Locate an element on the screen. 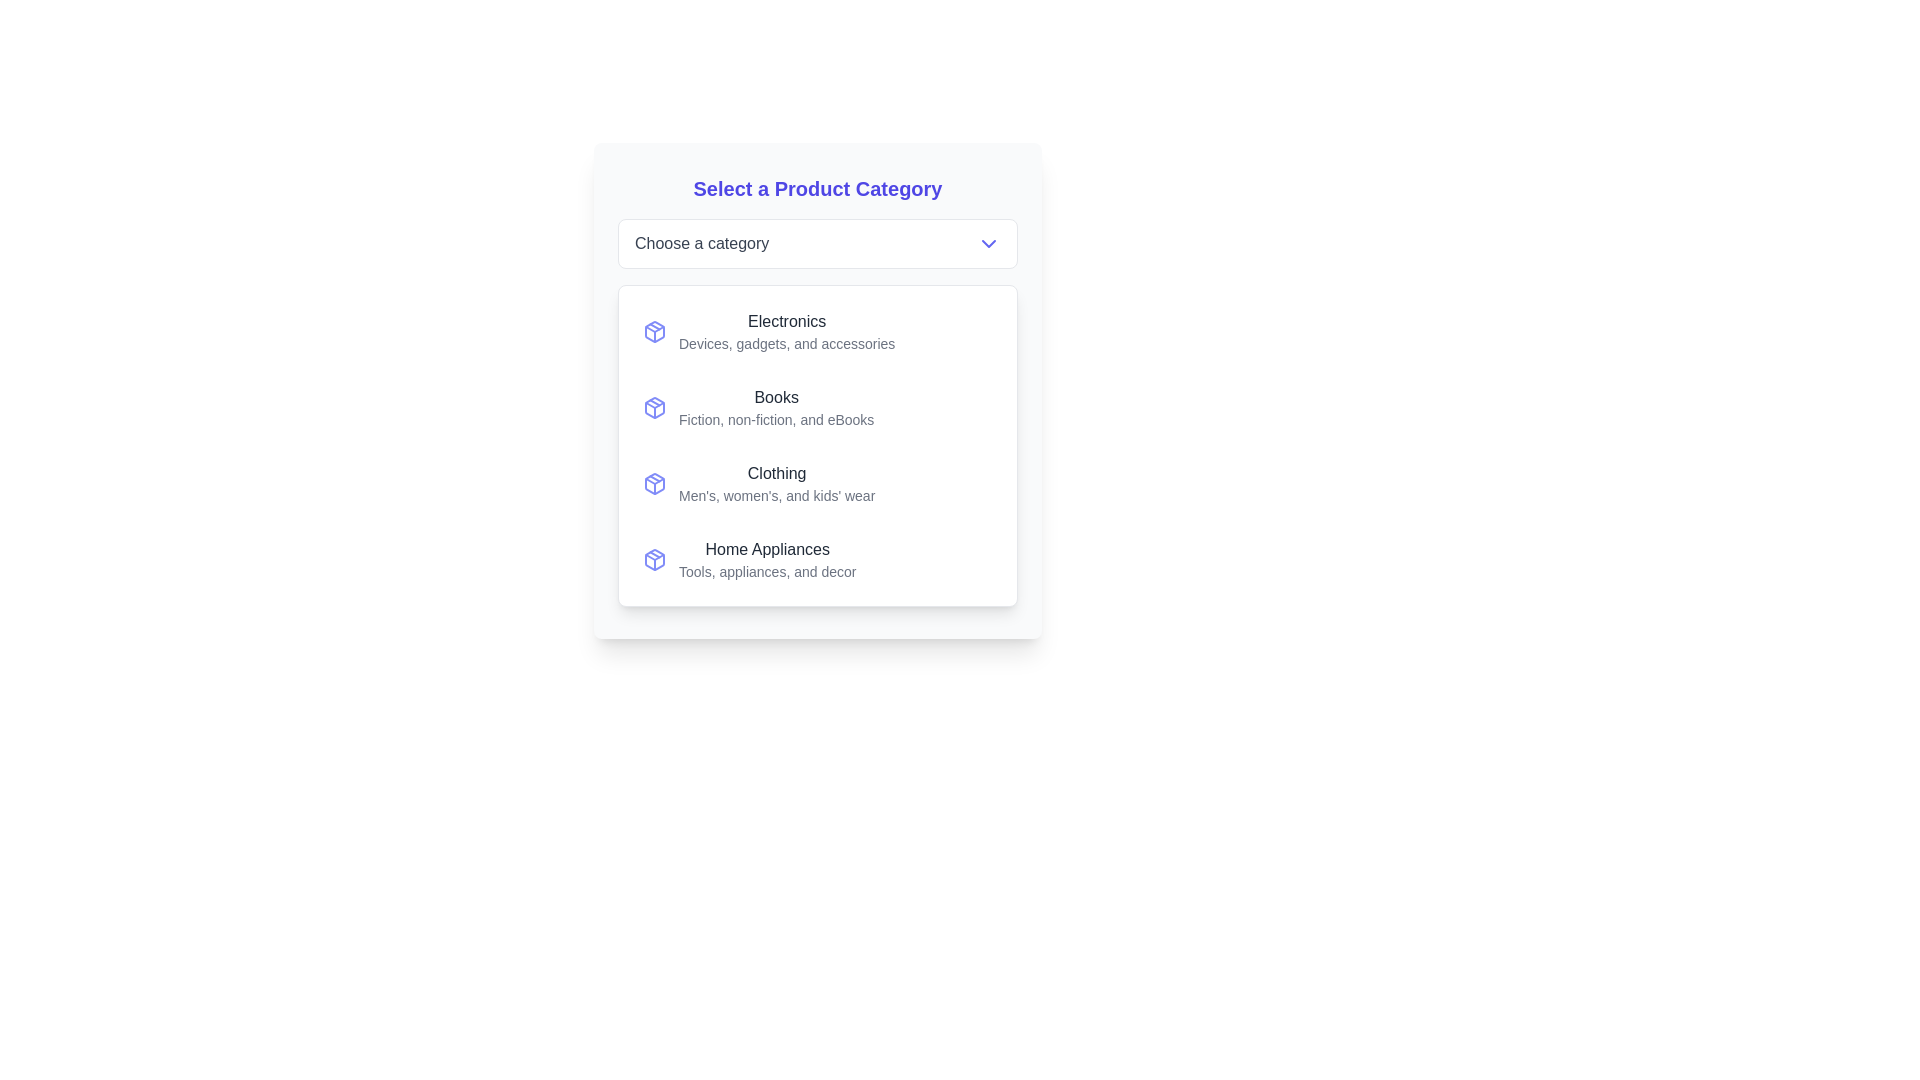 The height and width of the screenshot is (1080, 1920). the centrally aligned text label that prompts users to select a category from a dropdown menu is located at coordinates (702, 242).